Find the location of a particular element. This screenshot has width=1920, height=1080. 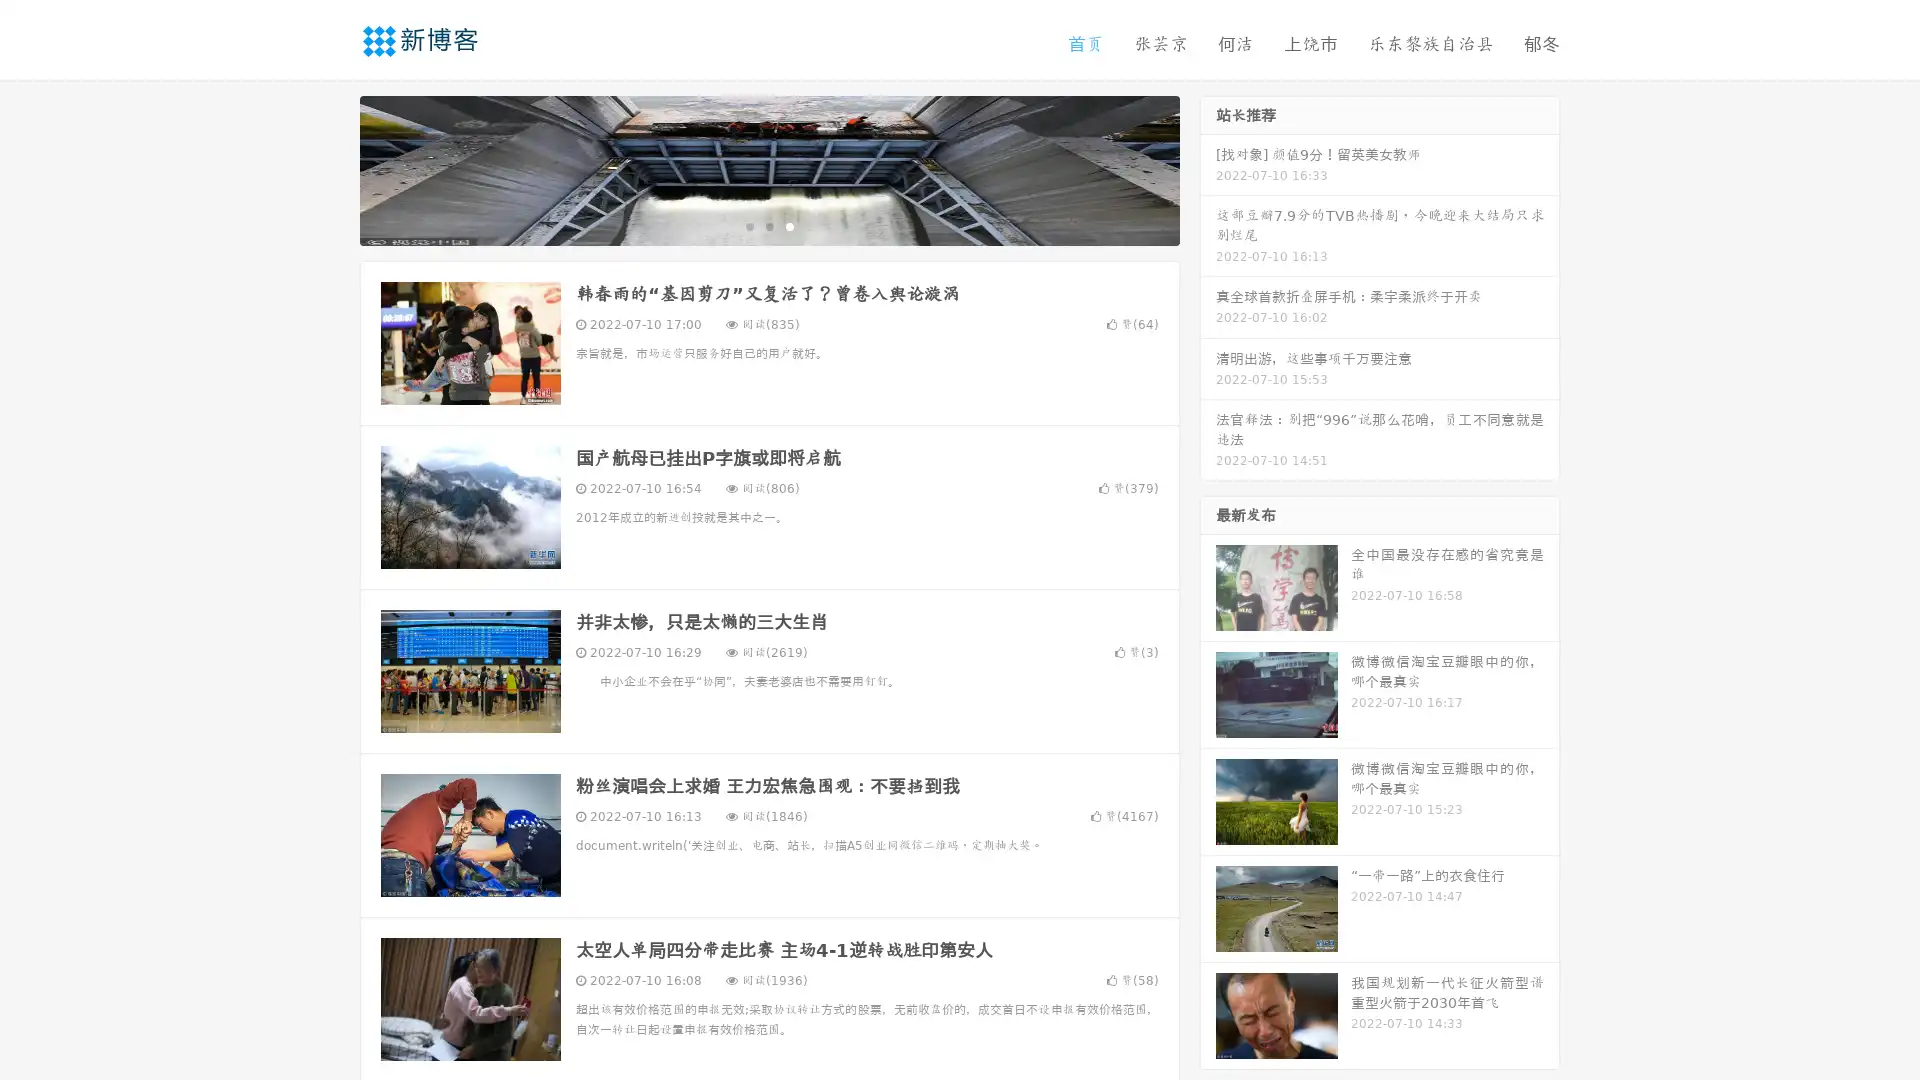

Go to slide 2 is located at coordinates (768, 225).